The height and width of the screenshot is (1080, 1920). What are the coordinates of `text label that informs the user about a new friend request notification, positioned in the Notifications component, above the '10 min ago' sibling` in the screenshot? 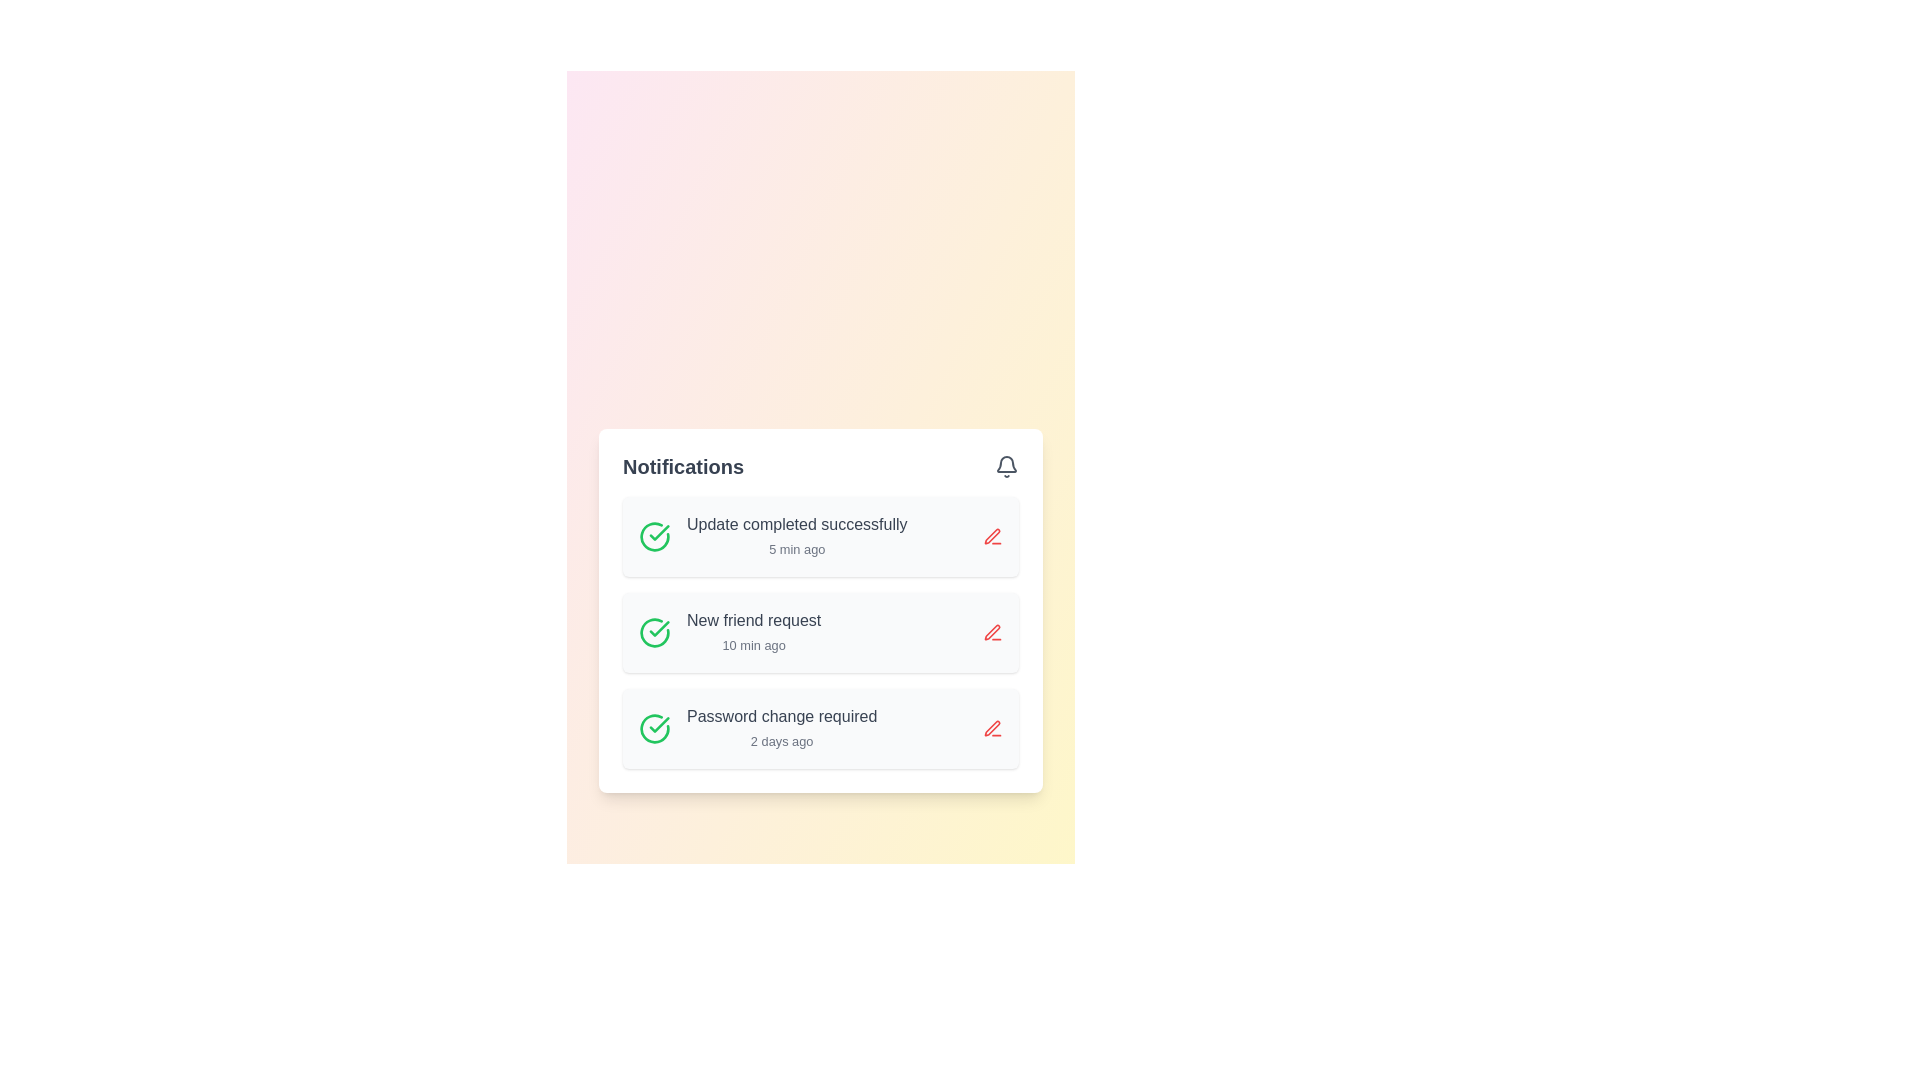 It's located at (753, 620).